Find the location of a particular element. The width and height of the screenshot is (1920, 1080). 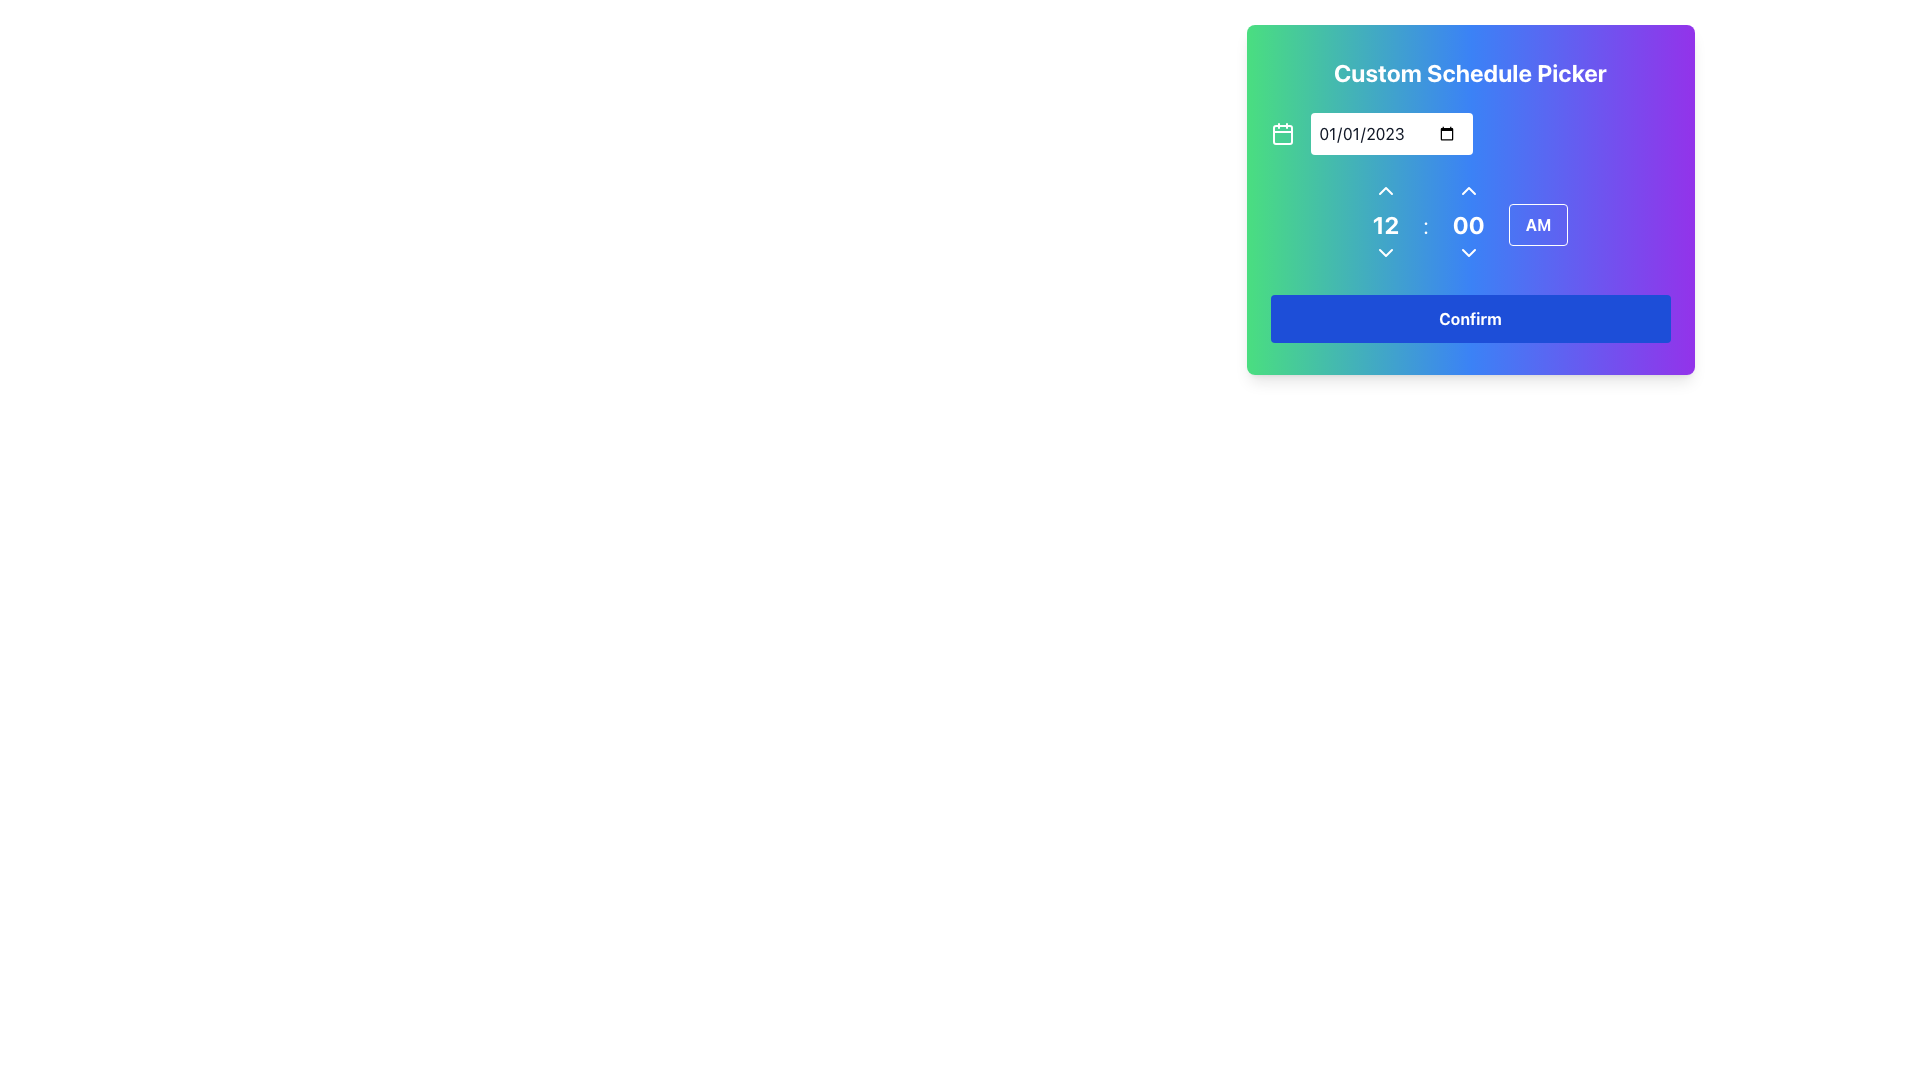

the button used to increase a numerical value in the 'Custom Schedule Picker' is located at coordinates (1468, 191).